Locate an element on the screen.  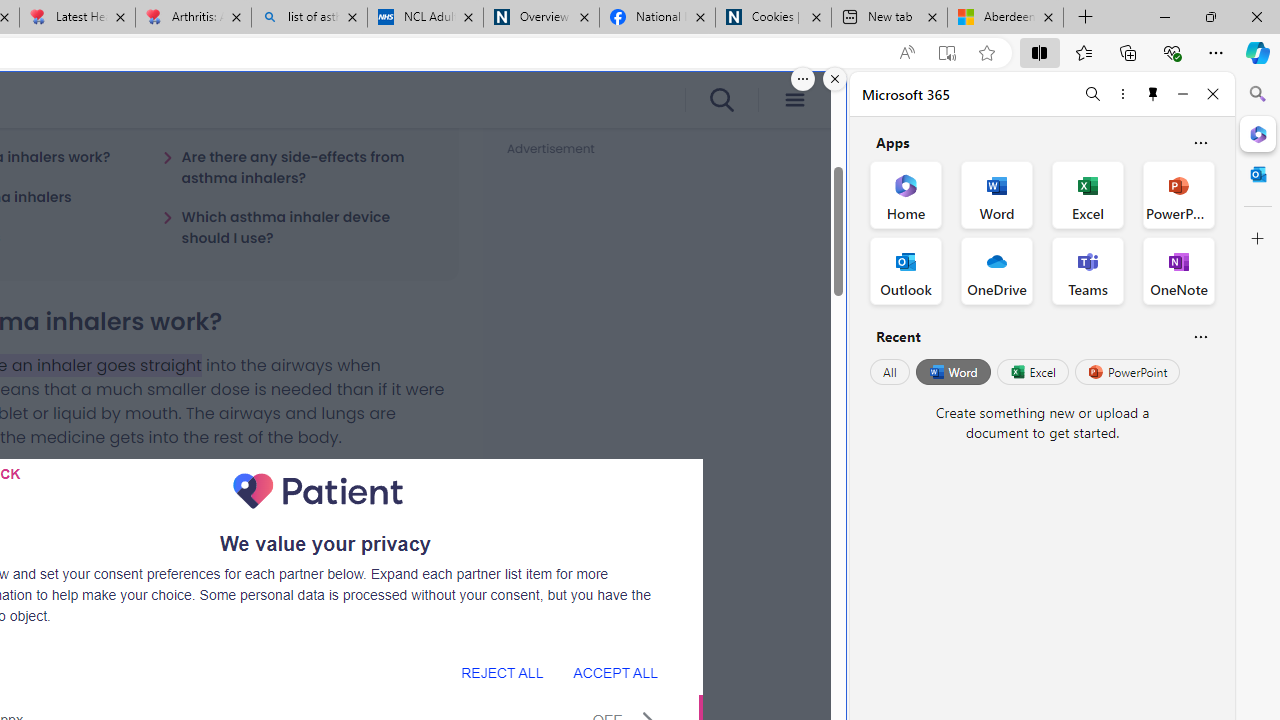
'PowerPoint Office App' is located at coordinates (1178, 195).